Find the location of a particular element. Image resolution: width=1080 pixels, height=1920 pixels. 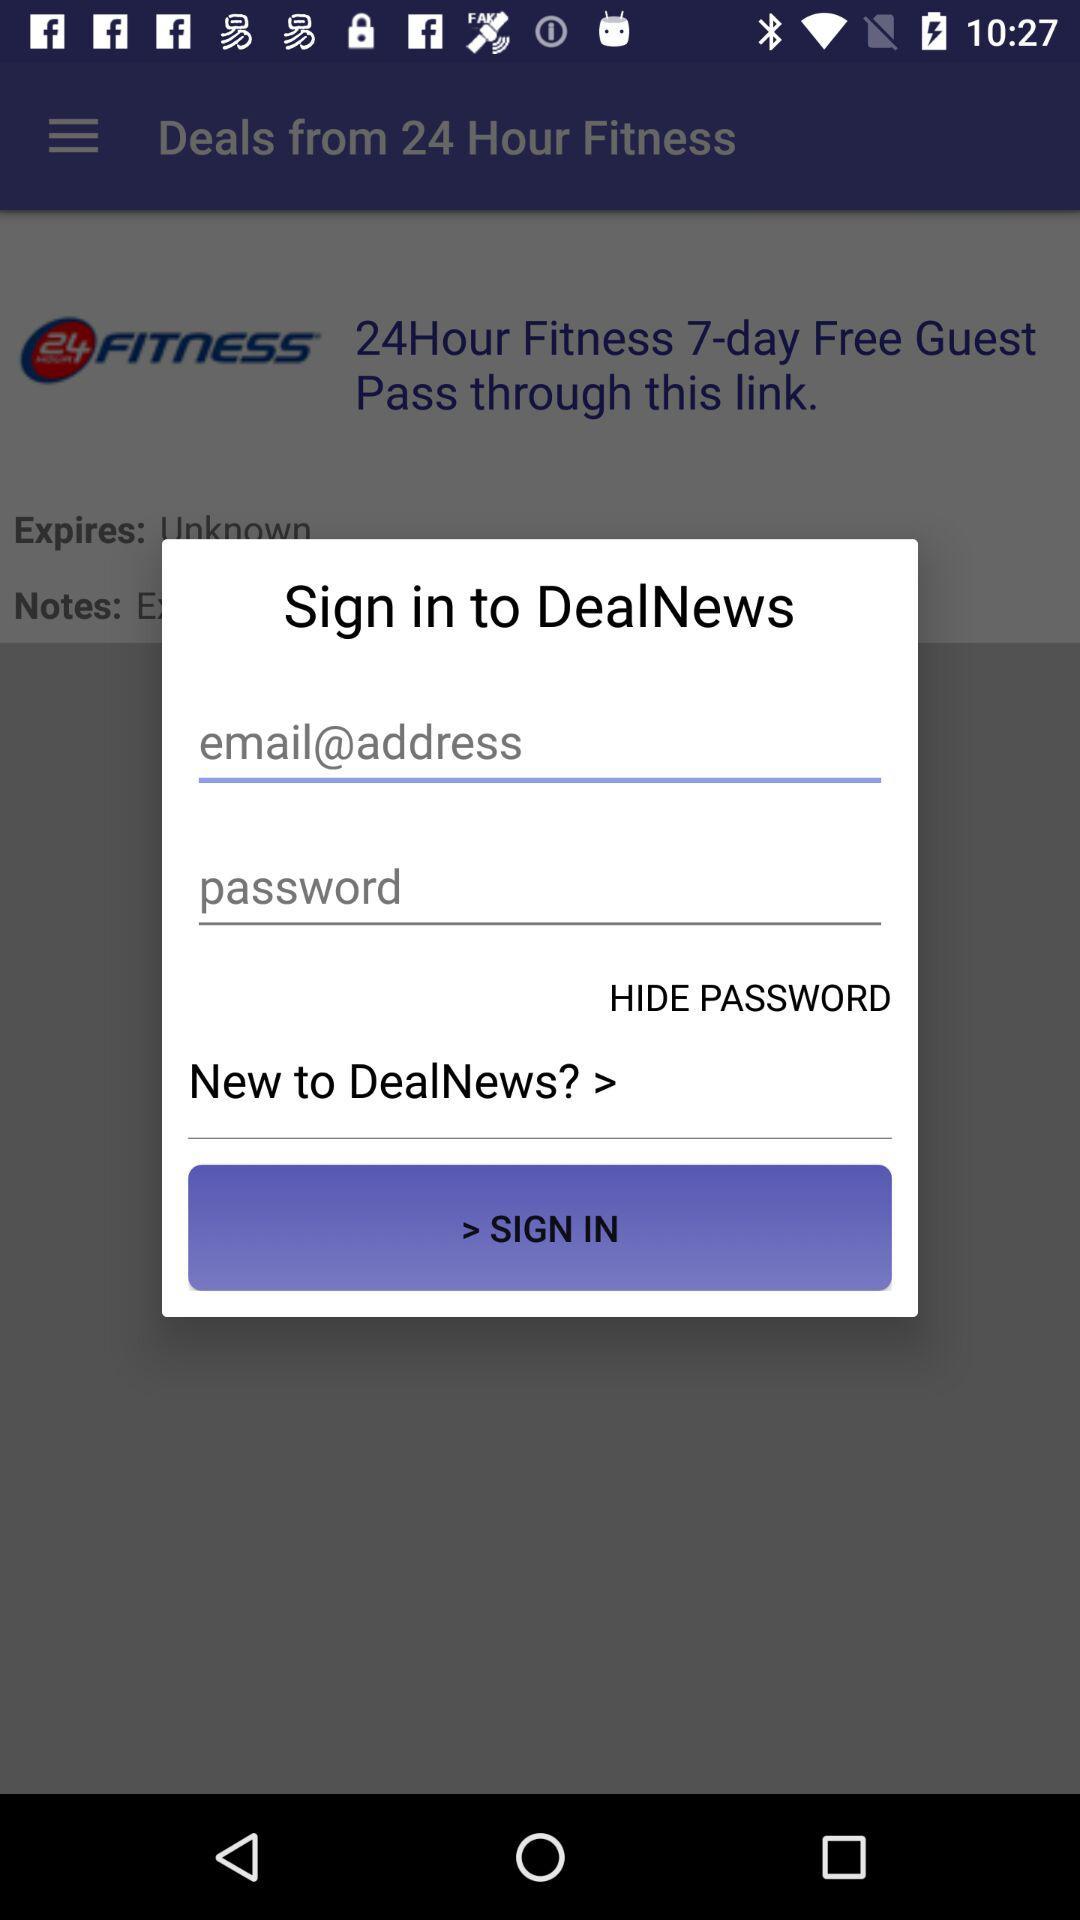

icon below sign in to icon is located at coordinates (540, 740).